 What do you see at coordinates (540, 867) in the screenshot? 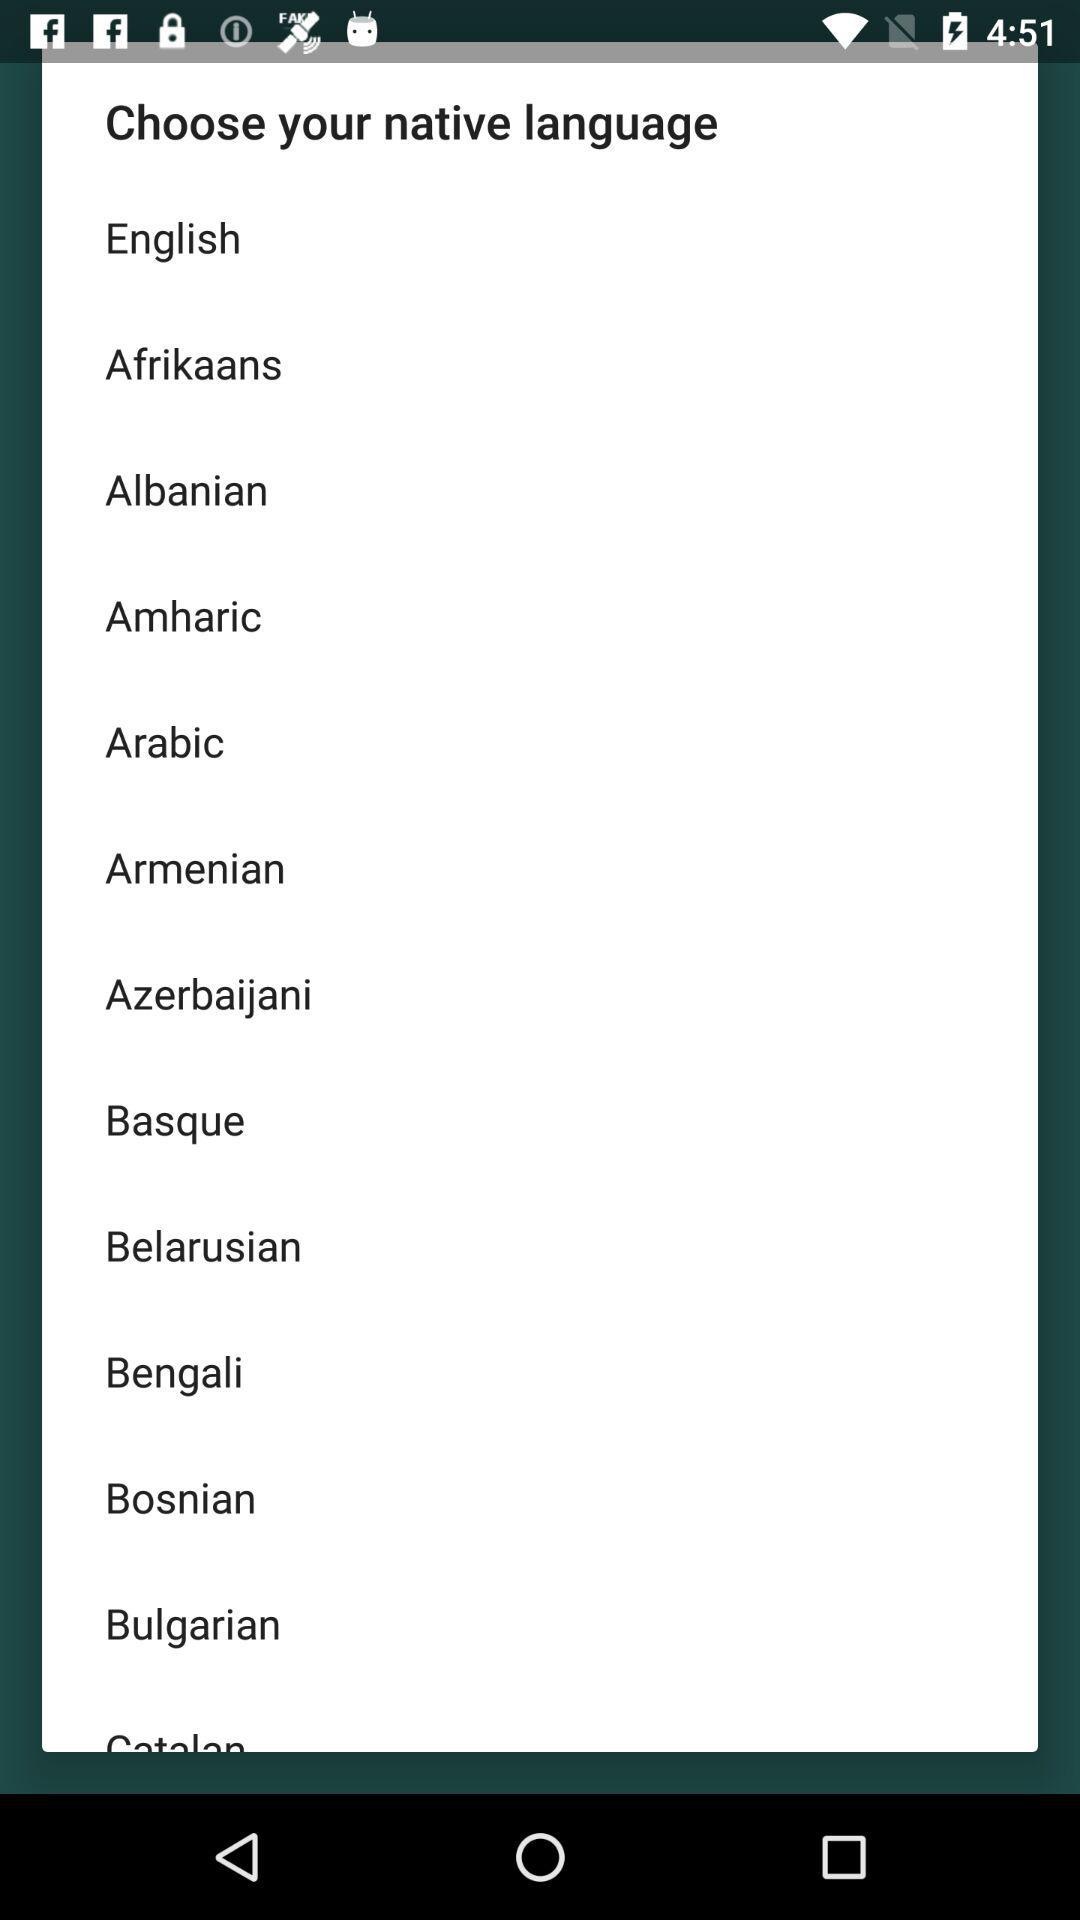
I see `armenian item` at bounding box center [540, 867].